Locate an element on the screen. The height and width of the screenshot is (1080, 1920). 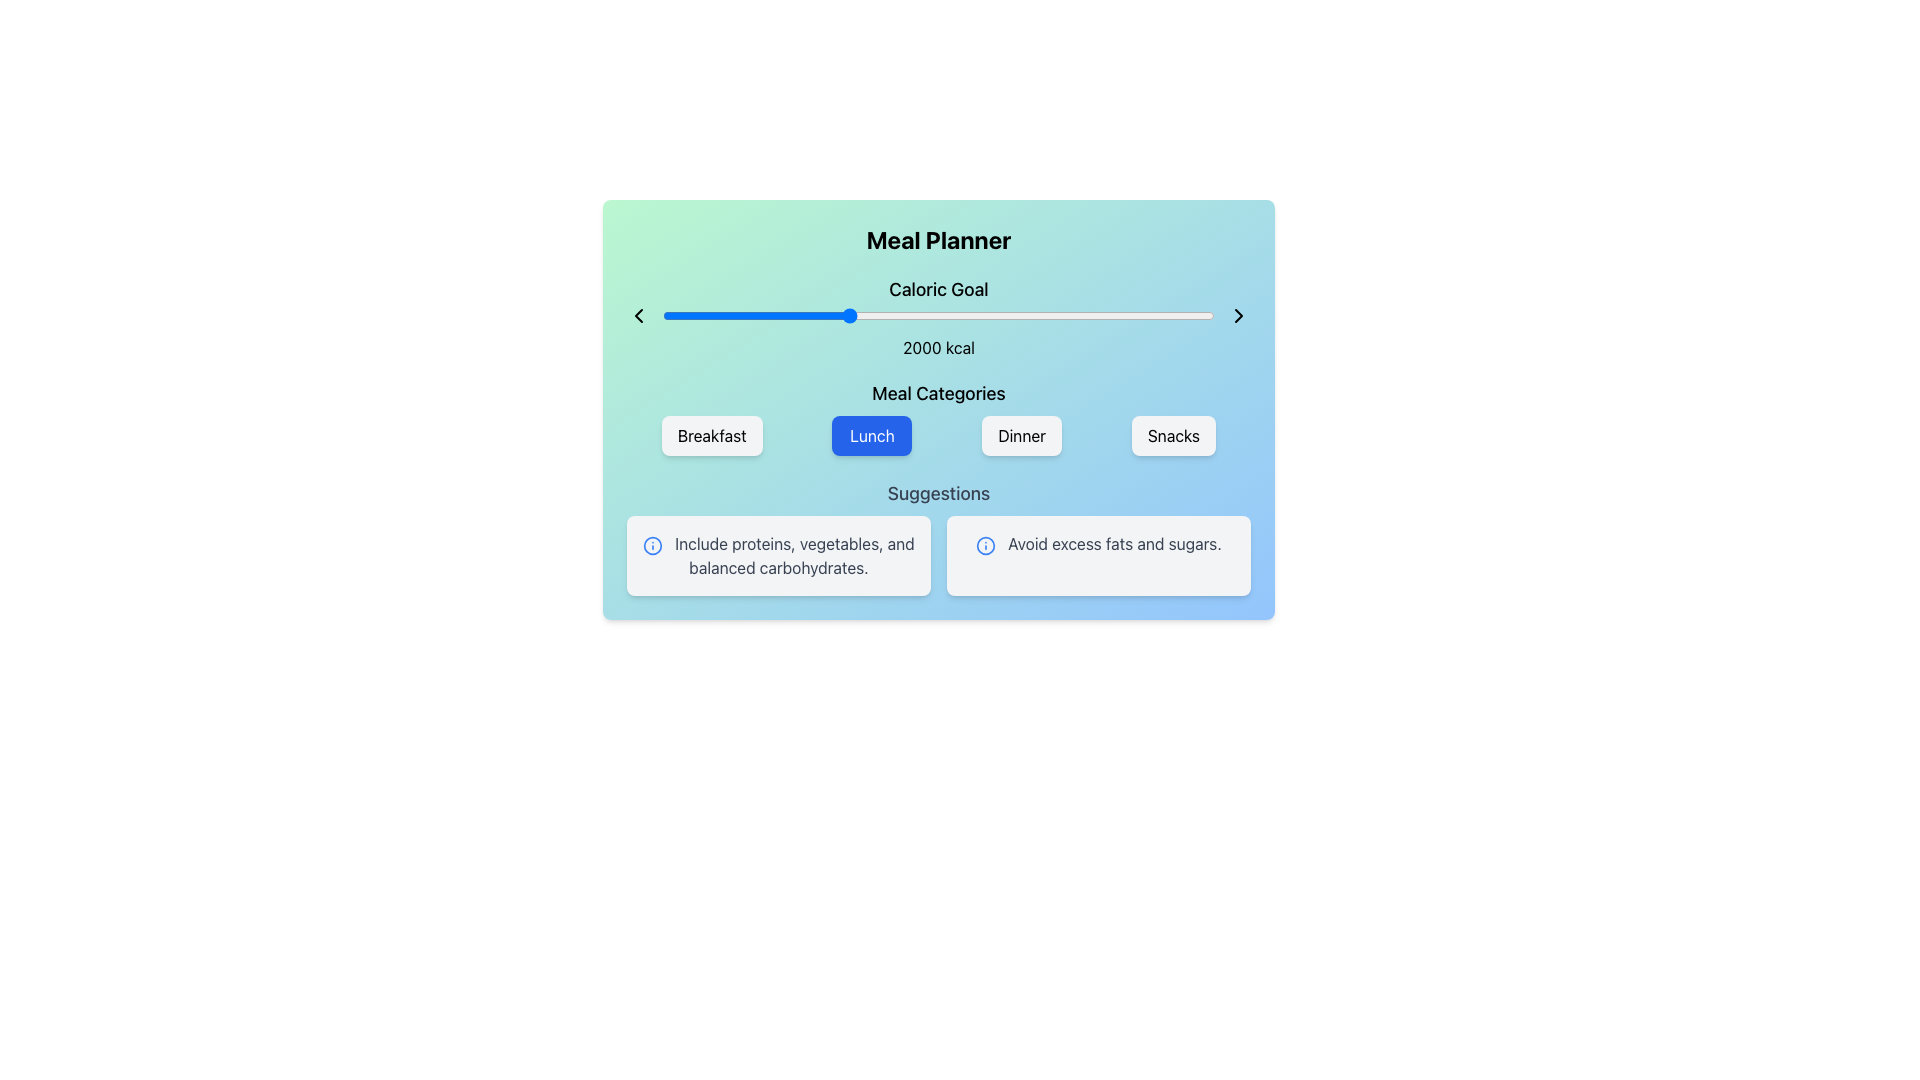
text label that says 'Meal Categories', which is presented in bold font style and is located at the center of the interface above the buttons is located at coordinates (938, 393).